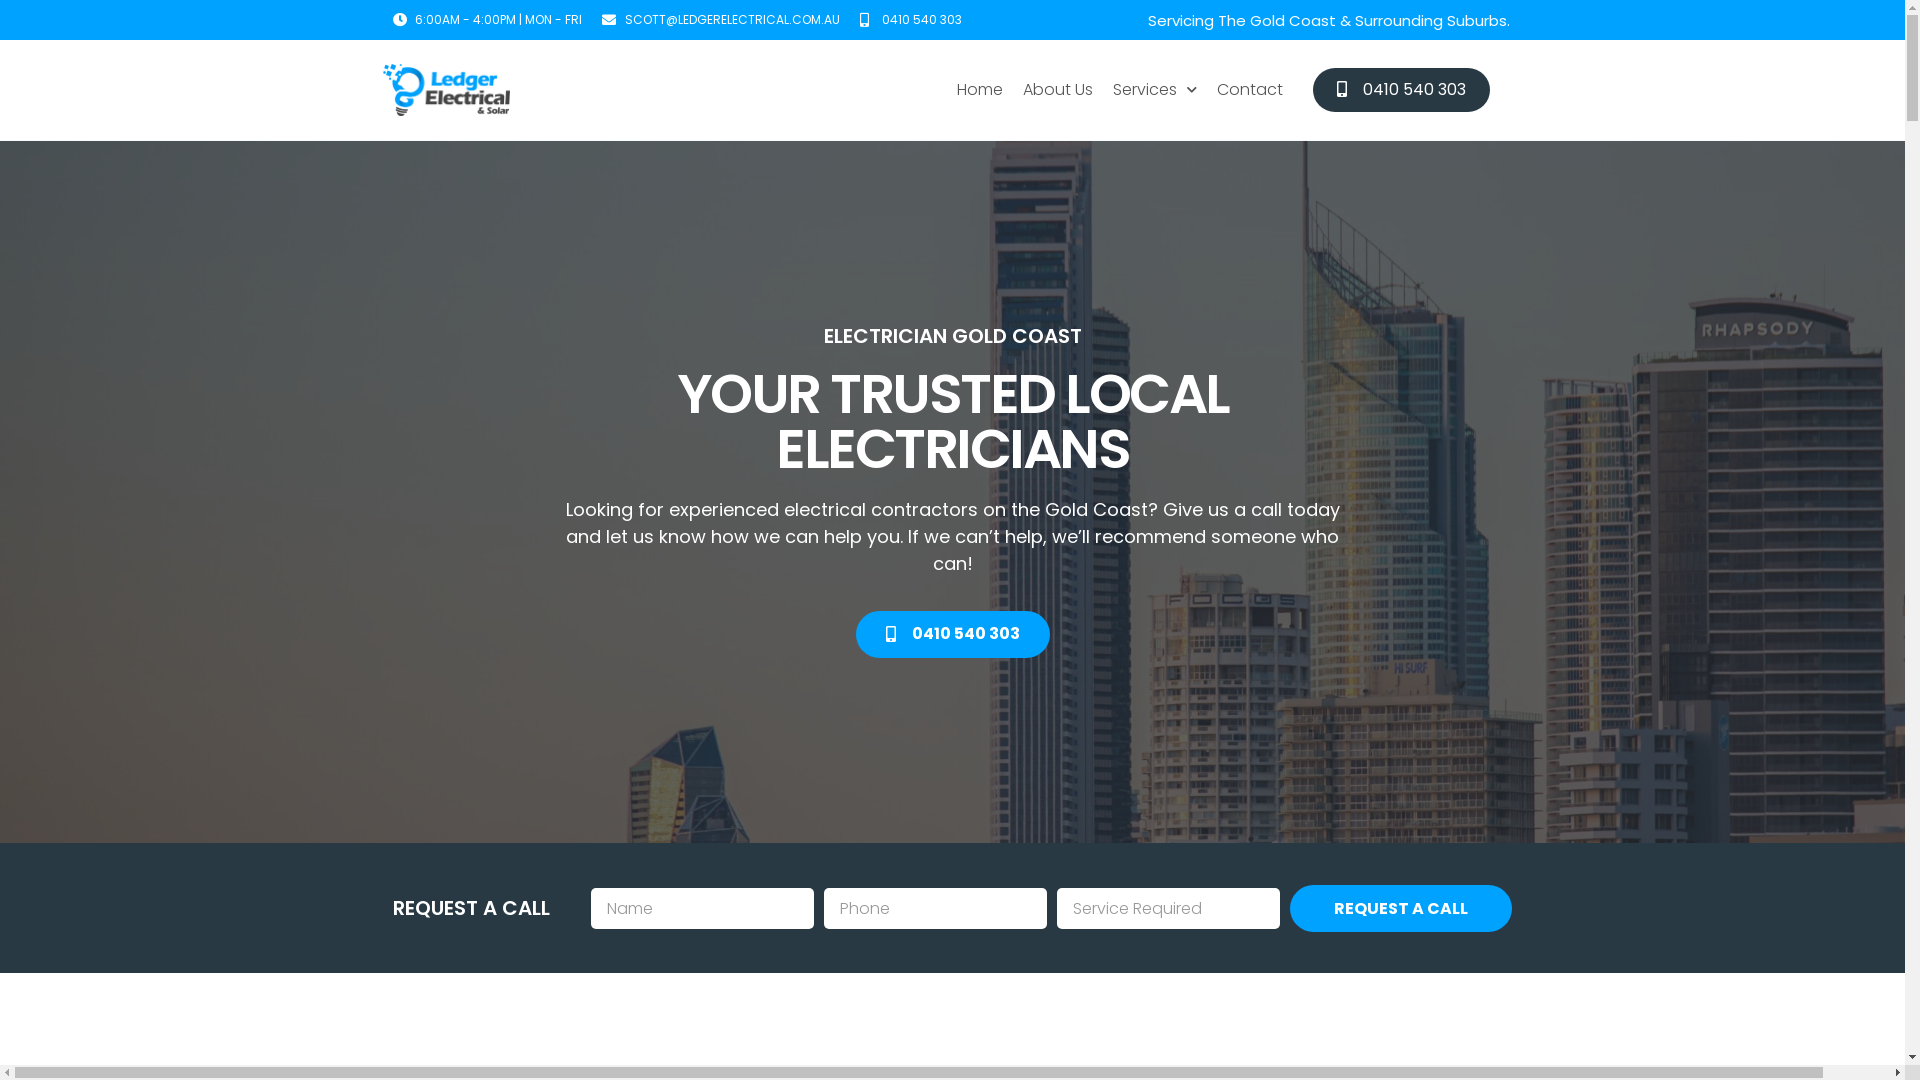 The image size is (1920, 1080). I want to click on 'About Us', so click(1056, 88).